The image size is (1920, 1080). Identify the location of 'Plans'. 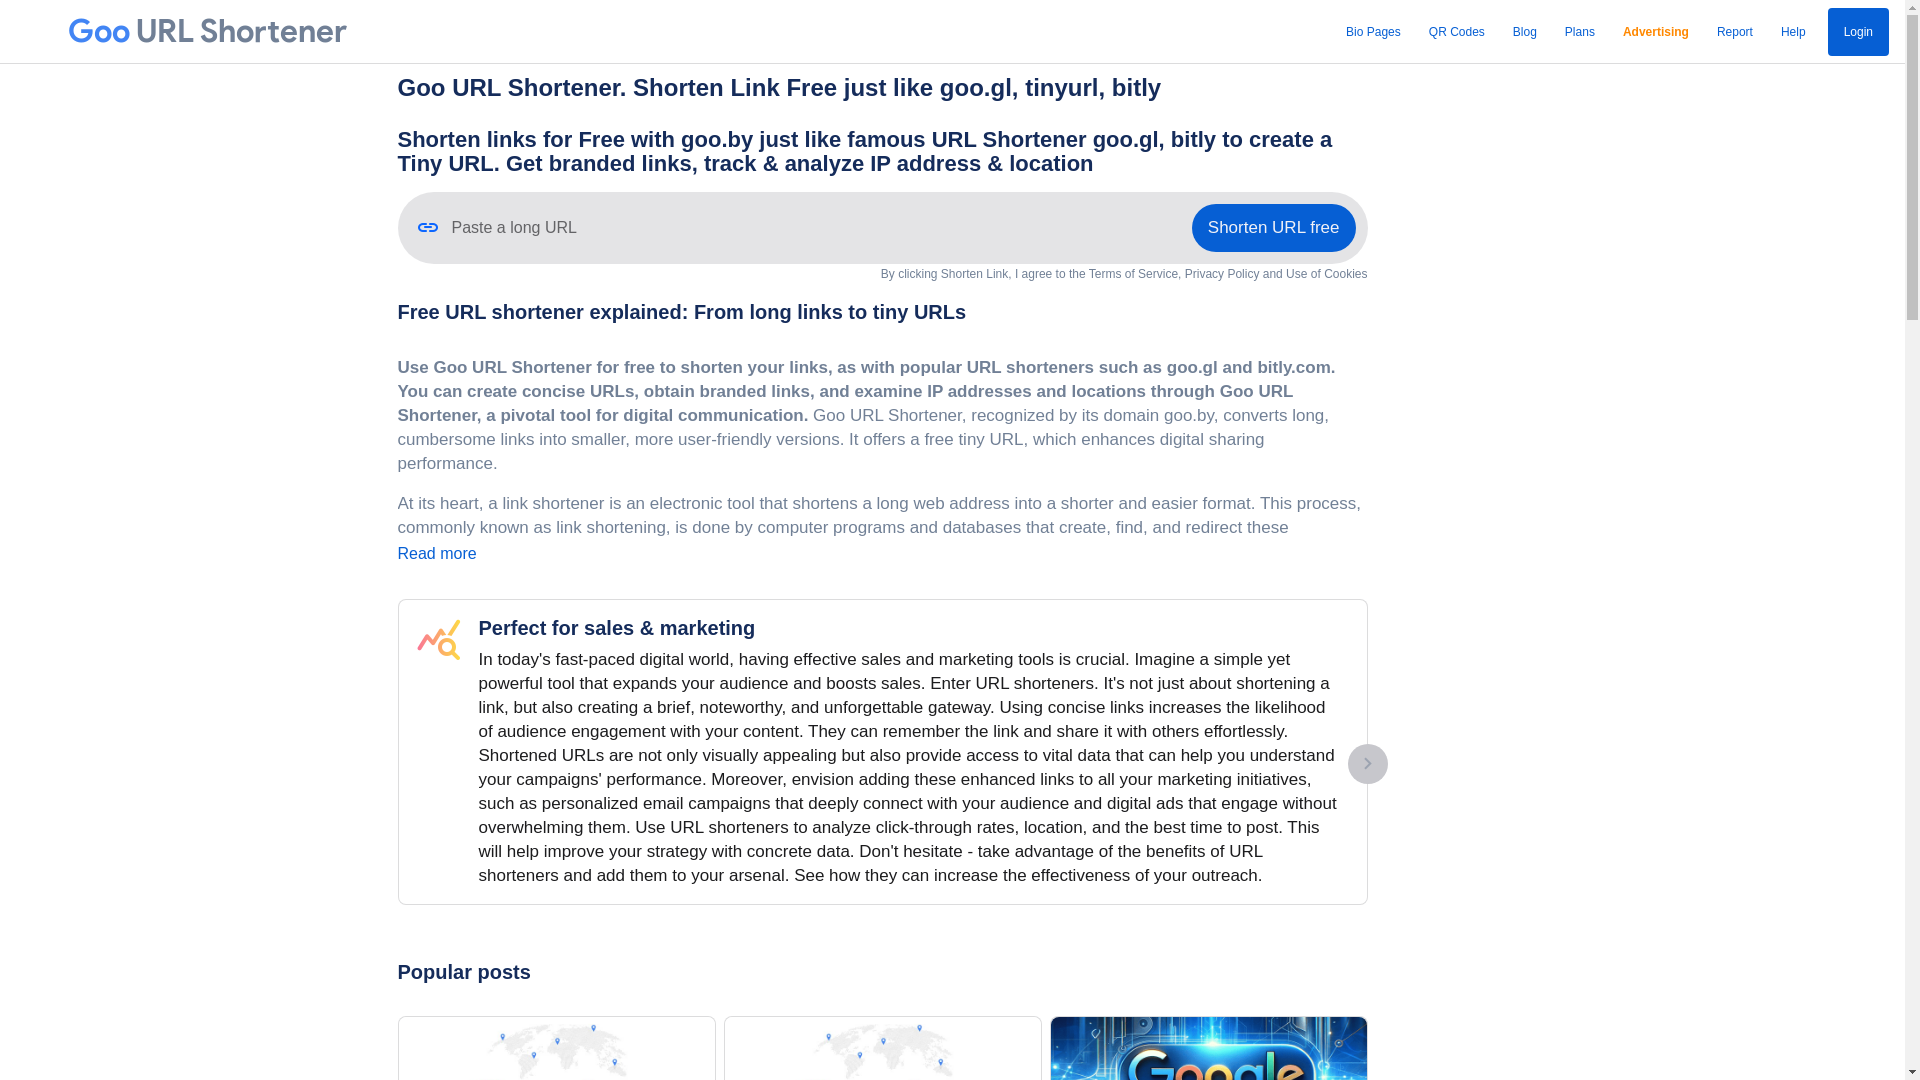
(1578, 31).